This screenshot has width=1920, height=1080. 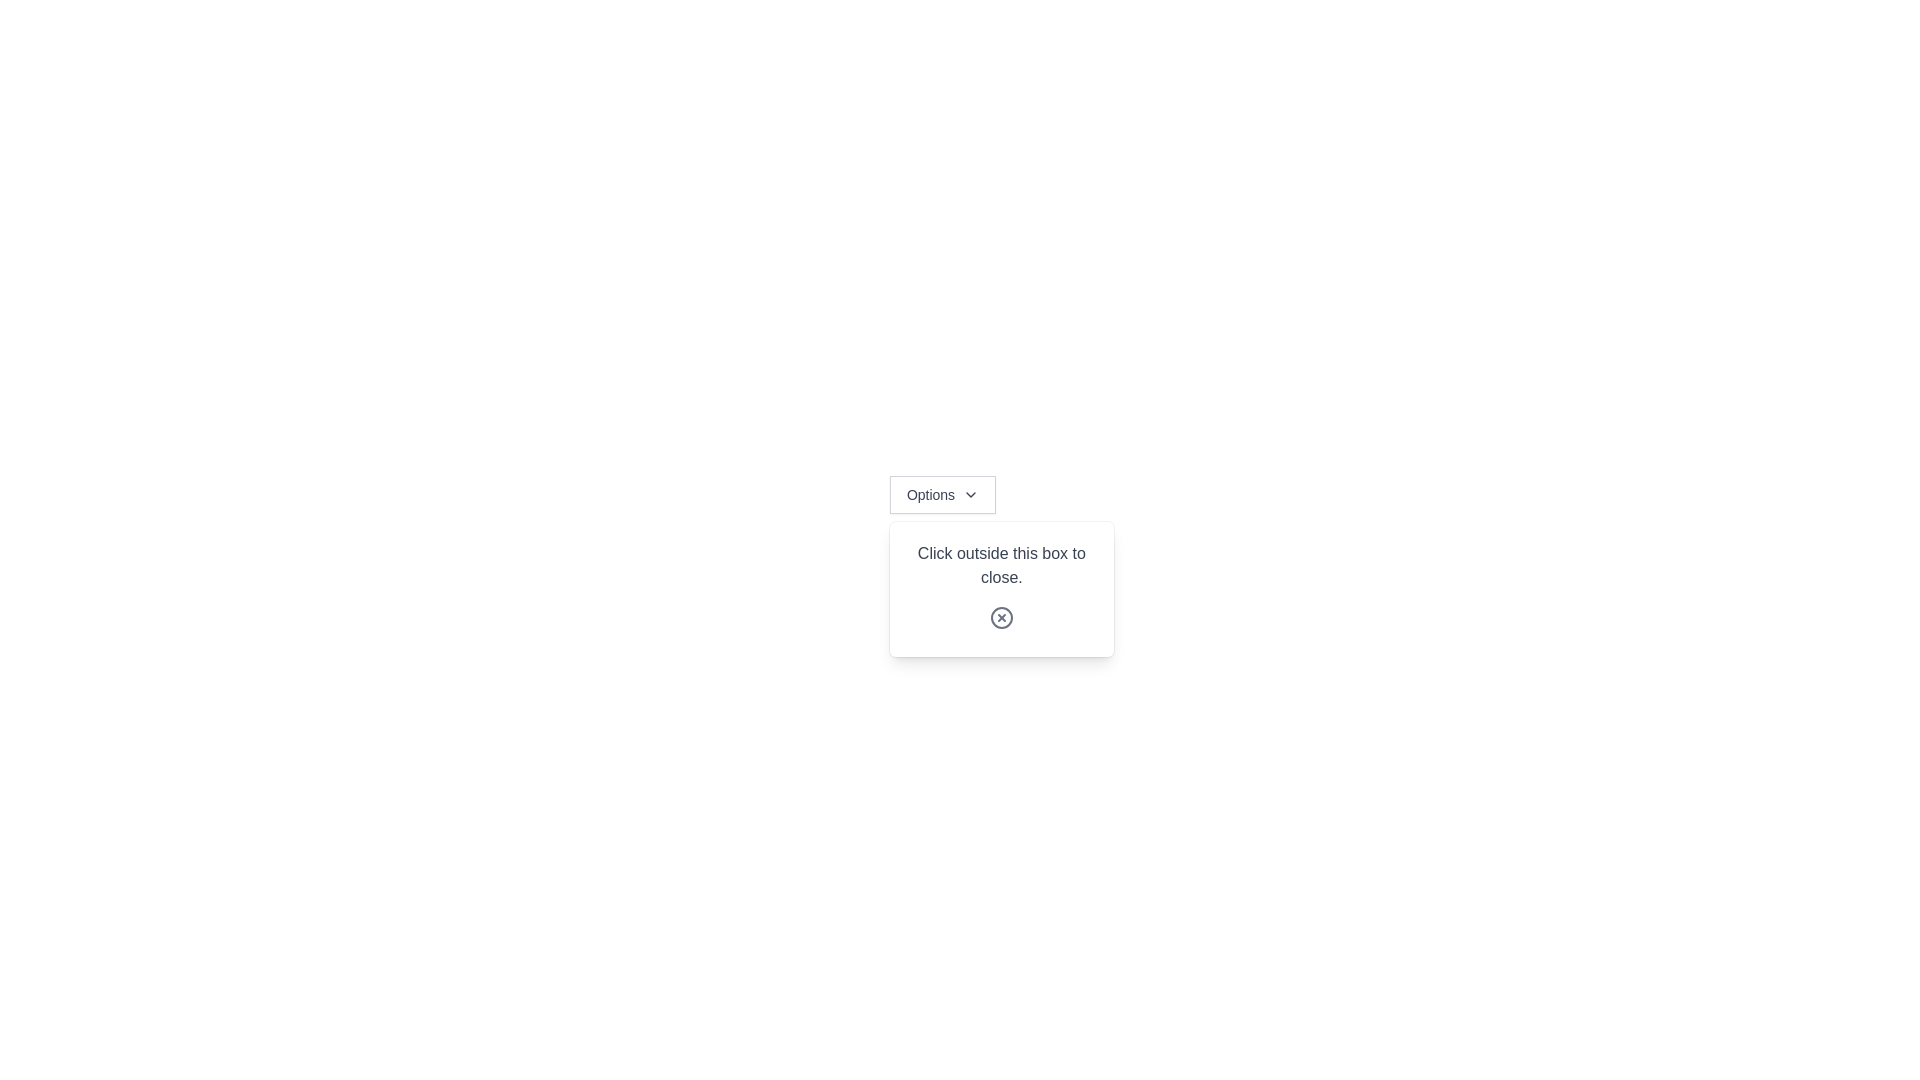 I want to click on the downward-facing chevron icon located to the right of the 'Options' button, so click(x=971, y=494).